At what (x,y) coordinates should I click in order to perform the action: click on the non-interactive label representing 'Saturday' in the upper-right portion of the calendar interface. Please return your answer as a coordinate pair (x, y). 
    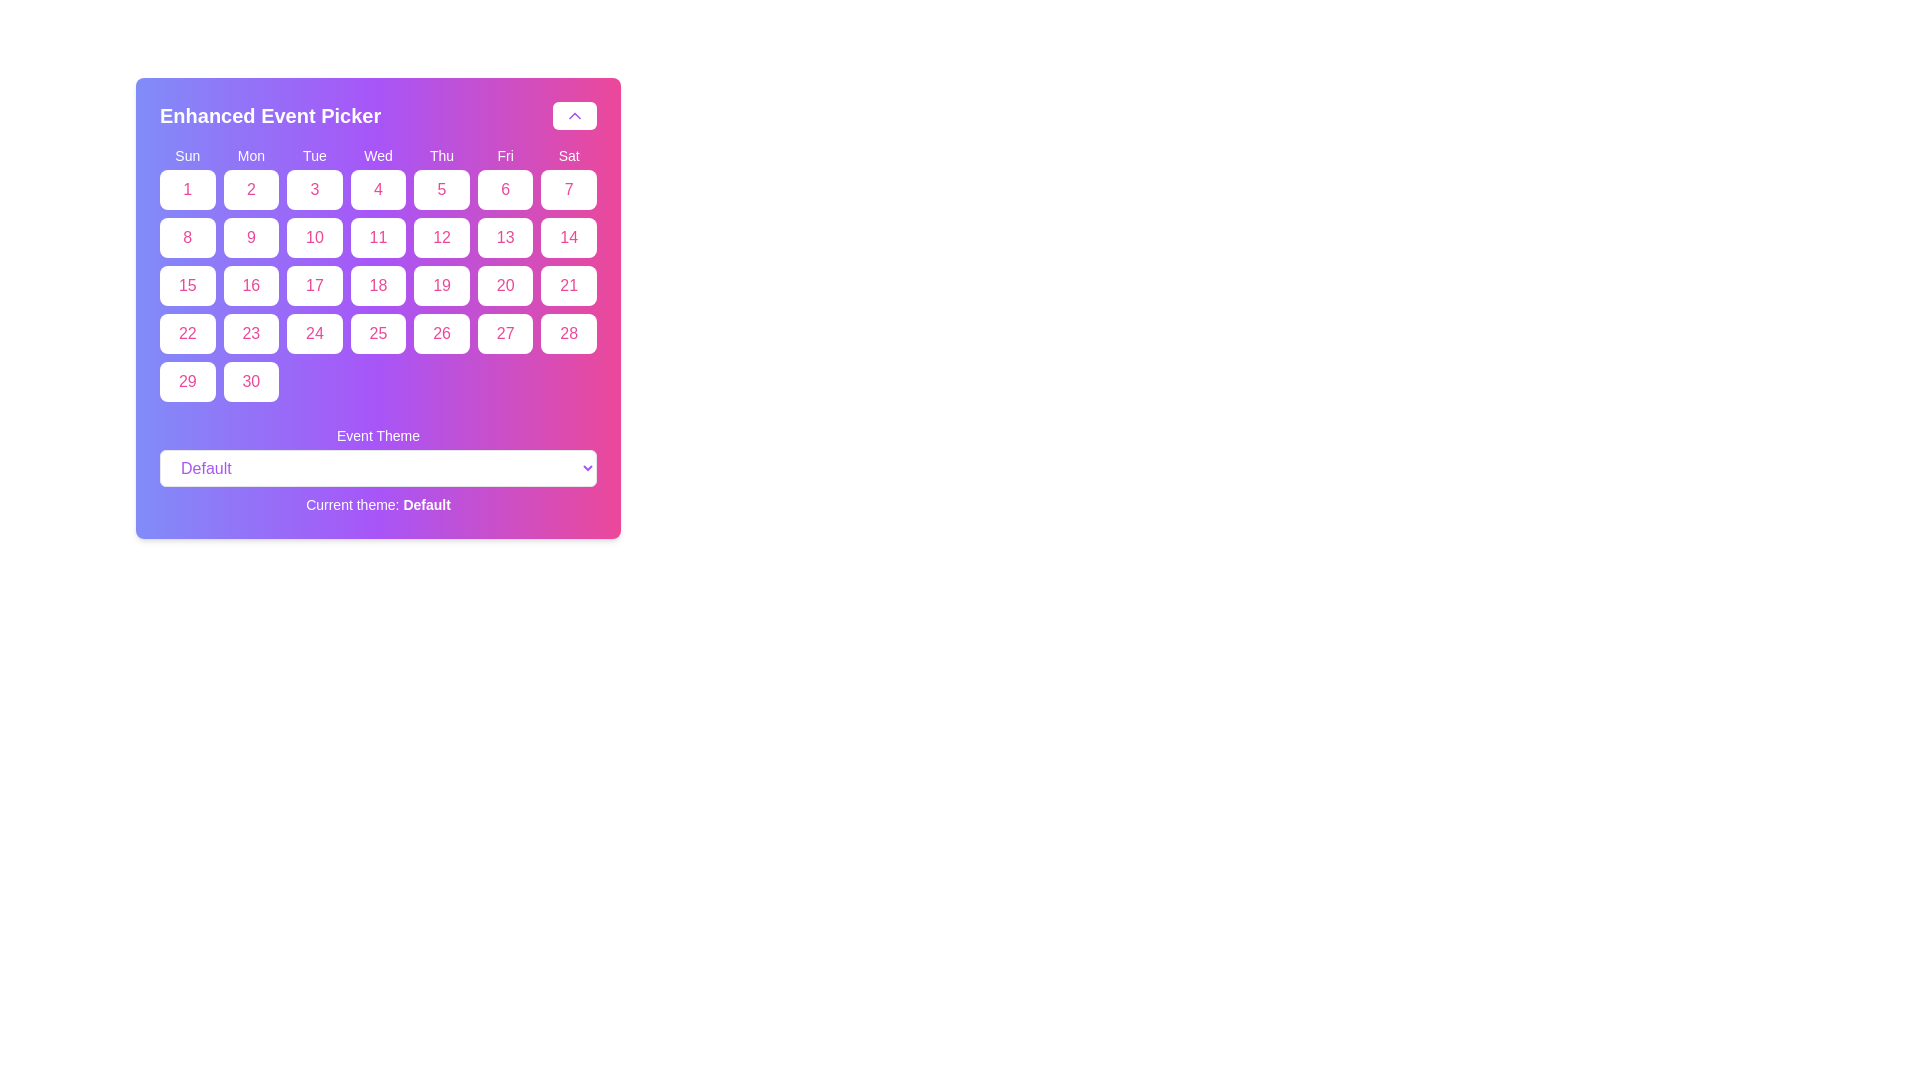
    Looking at the image, I should click on (568, 154).